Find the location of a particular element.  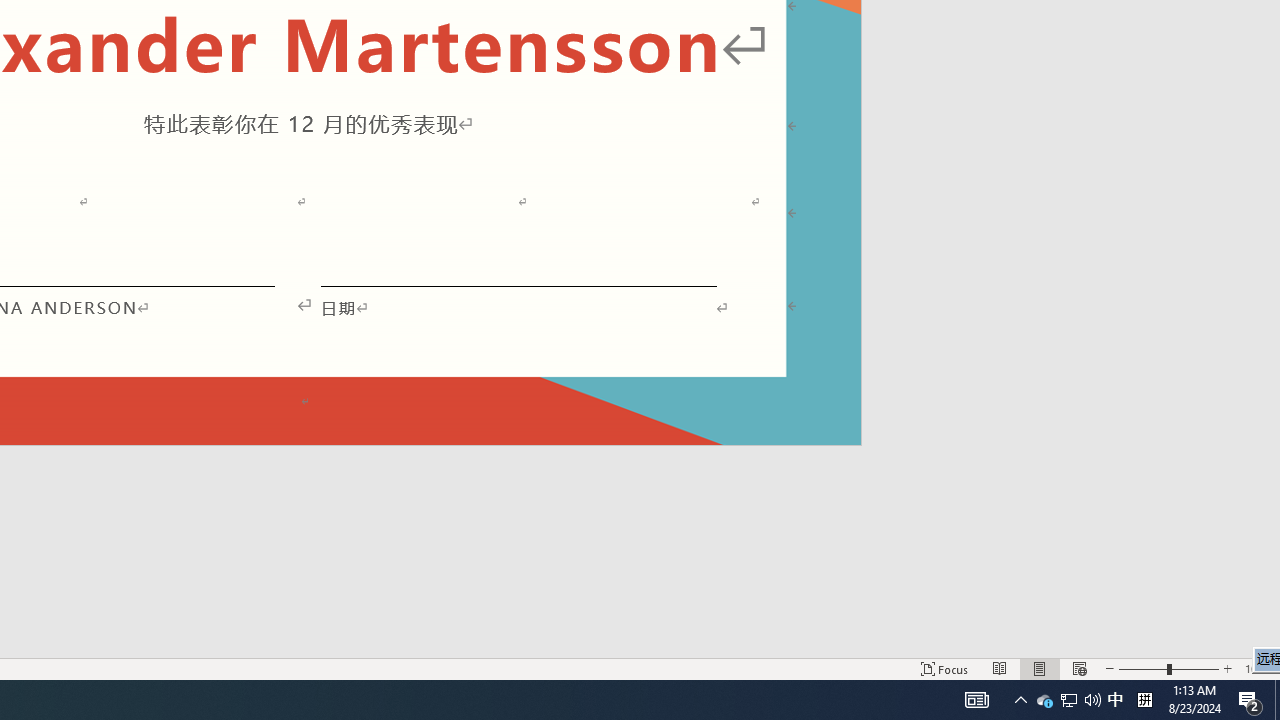

'Zoom 100%' is located at coordinates (1257, 669).